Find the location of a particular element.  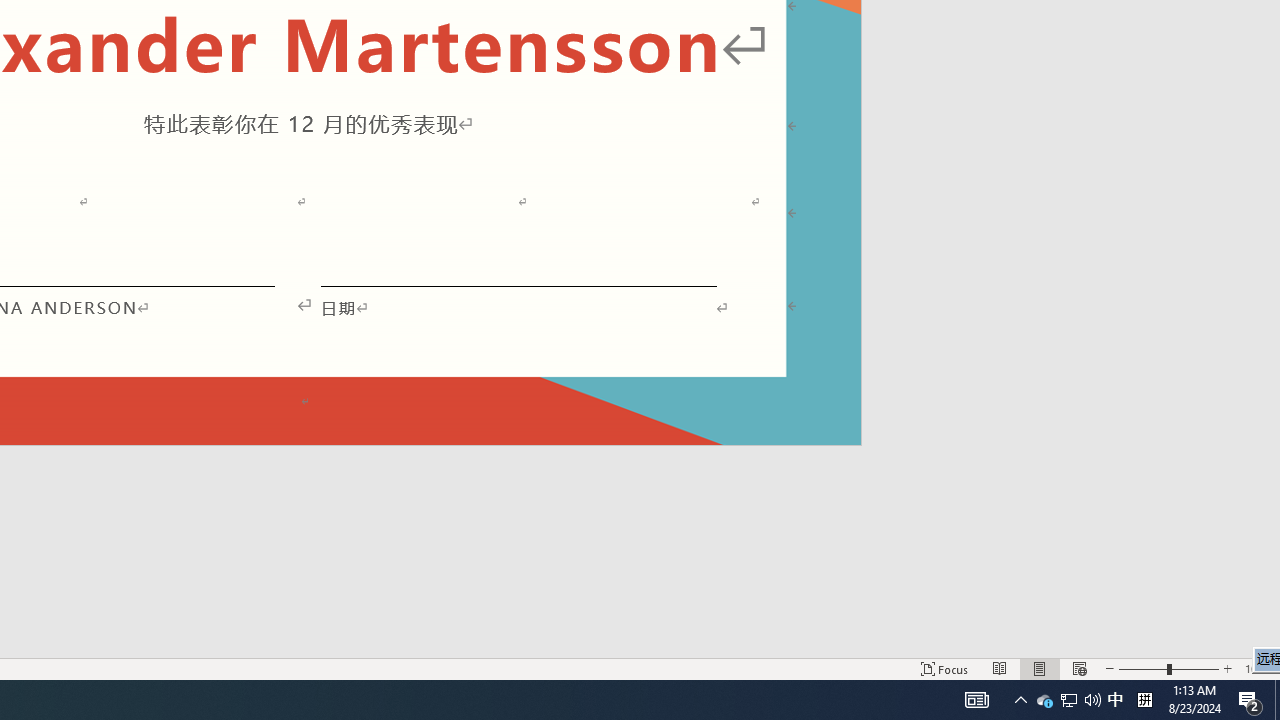

'Zoom 100%' is located at coordinates (1257, 669).